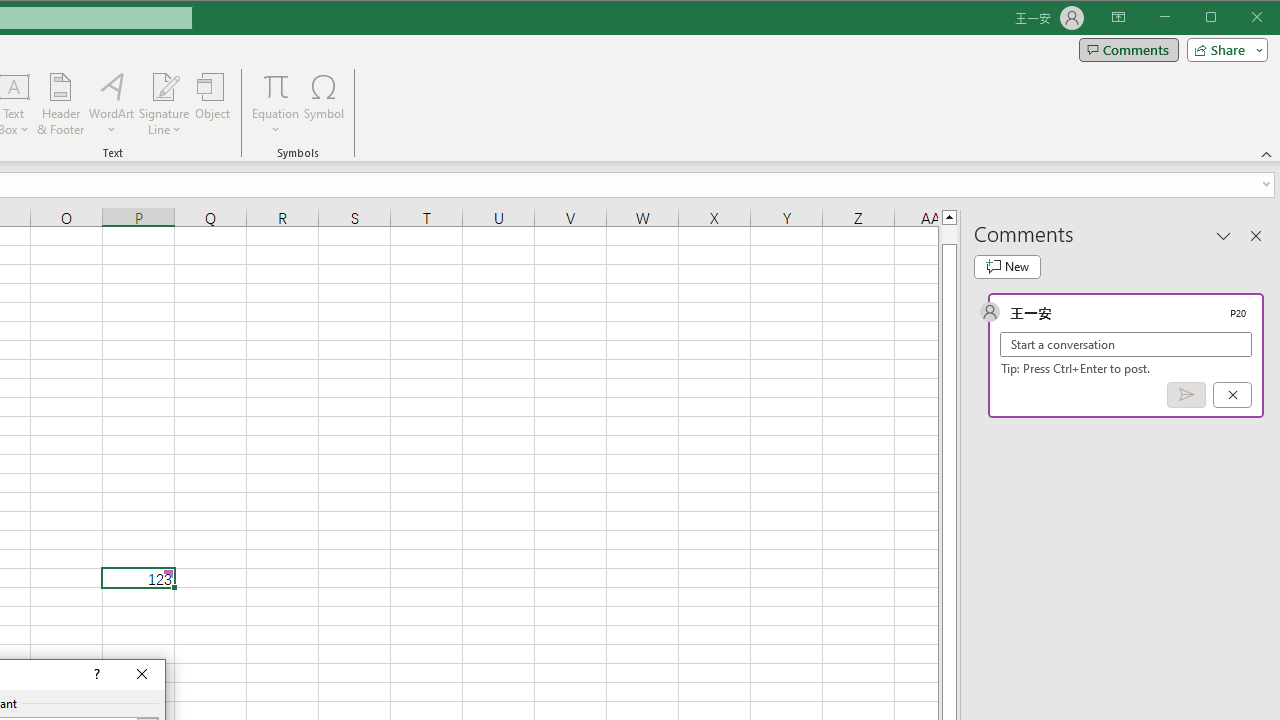 The image size is (1280, 720). What do you see at coordinates (1216, 19) in the screenshot?
I see `'Minimize'` at bounding box center [1216, 19].